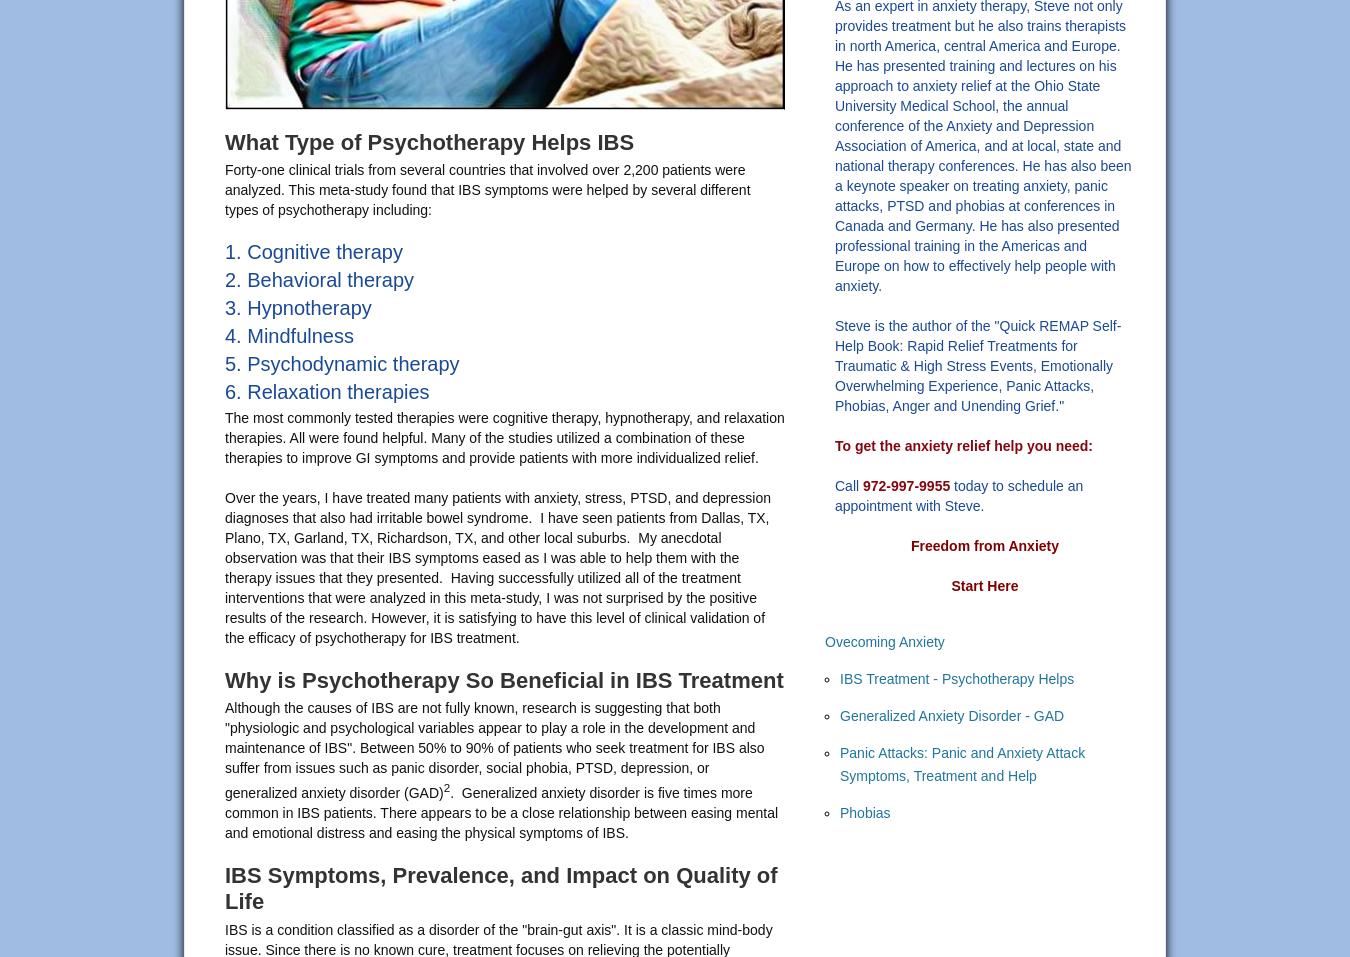 The height and width of the screenshot is (957, 1350). Describe the element at coordinates (956, 678) in the screenshot. I see `'IBS Treatment - Psychotherapy Helps'` at that location.